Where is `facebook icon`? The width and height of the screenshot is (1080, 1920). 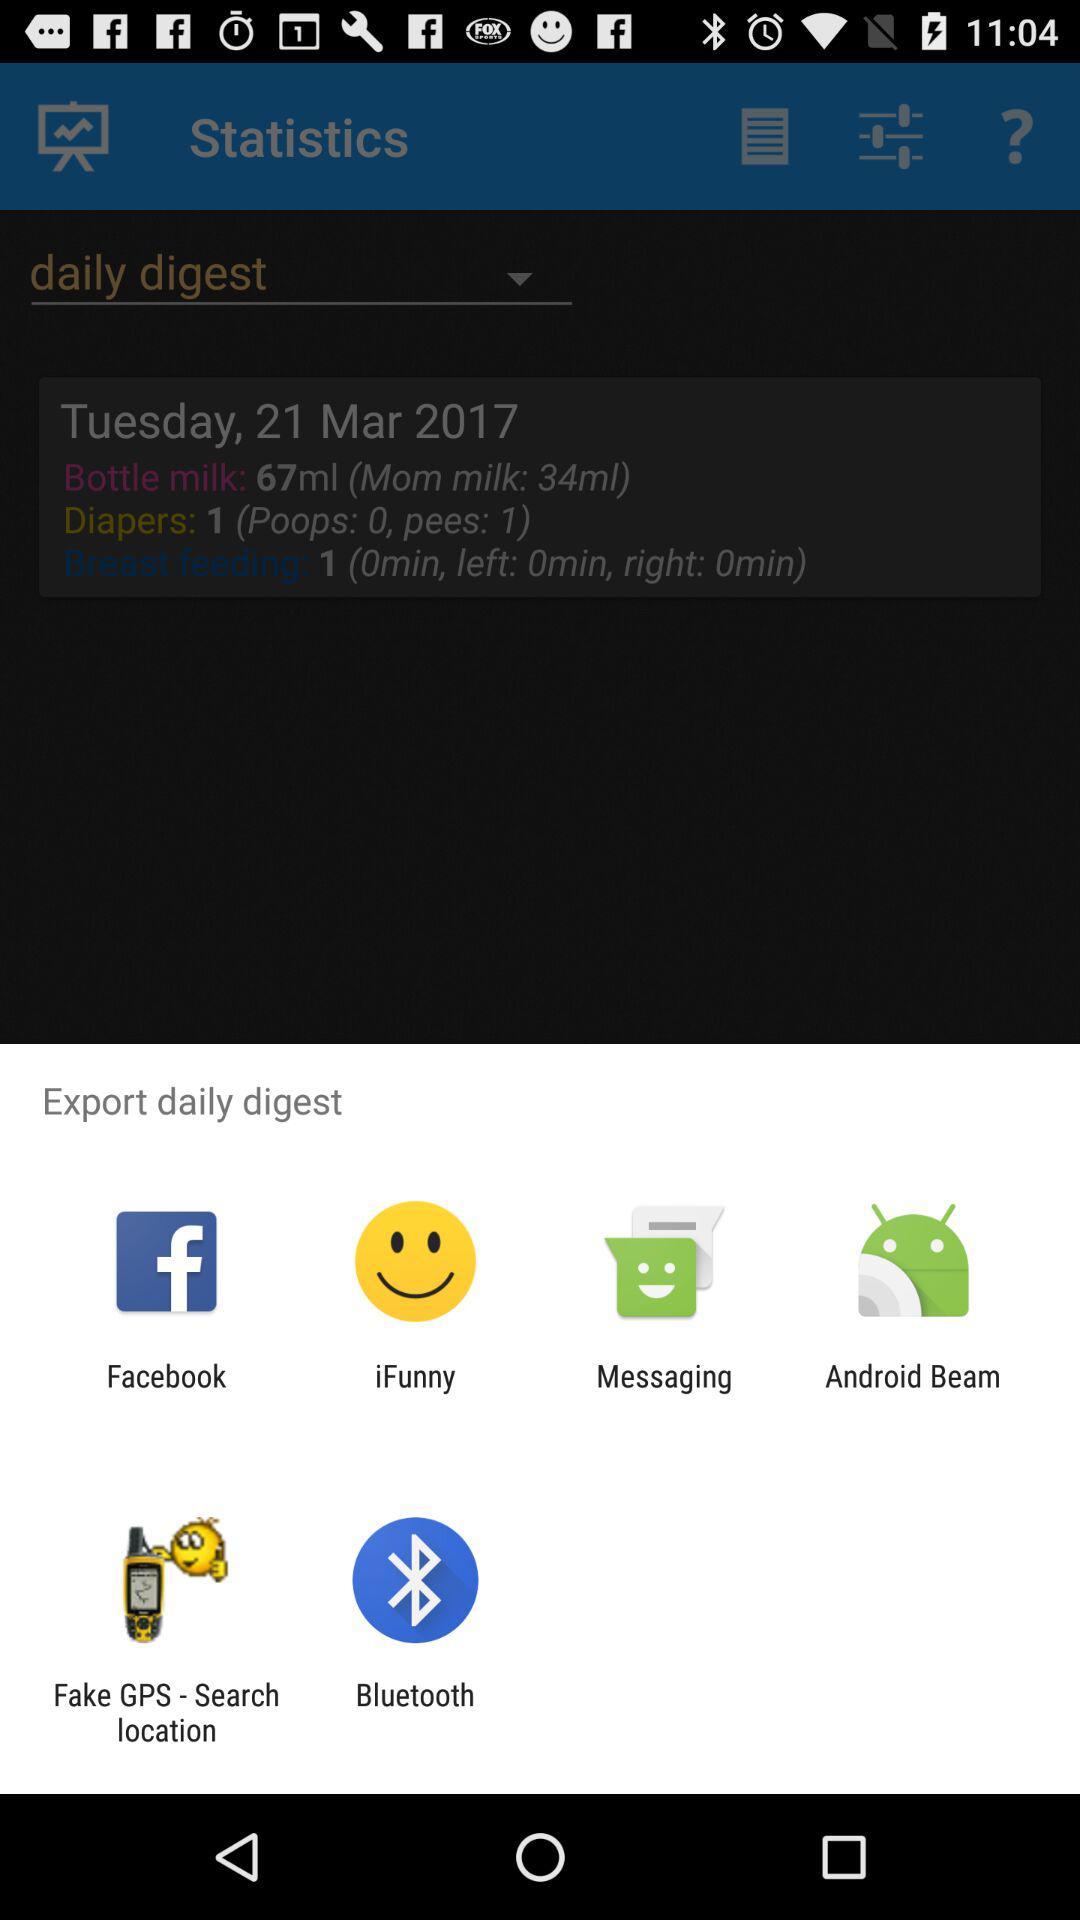 facebook icon is located at coordinates (165, 1392).